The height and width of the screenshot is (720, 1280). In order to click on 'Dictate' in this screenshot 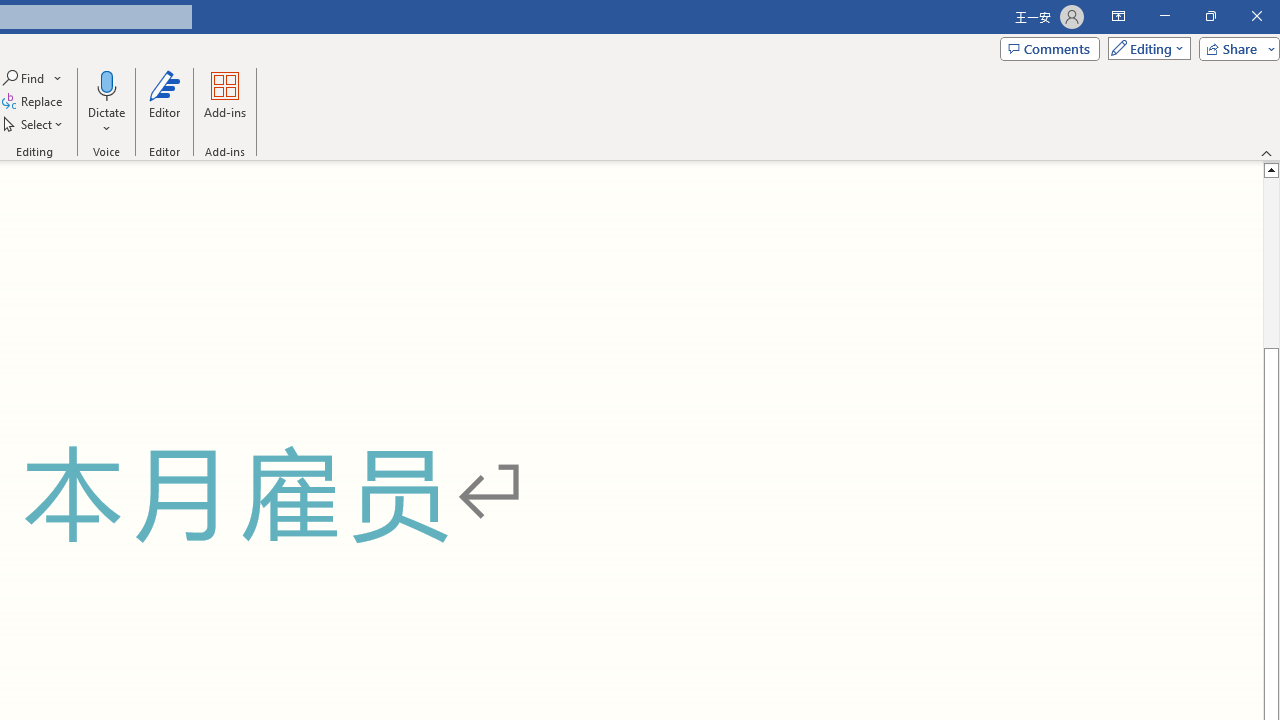, I will do `click(105, 84)`.